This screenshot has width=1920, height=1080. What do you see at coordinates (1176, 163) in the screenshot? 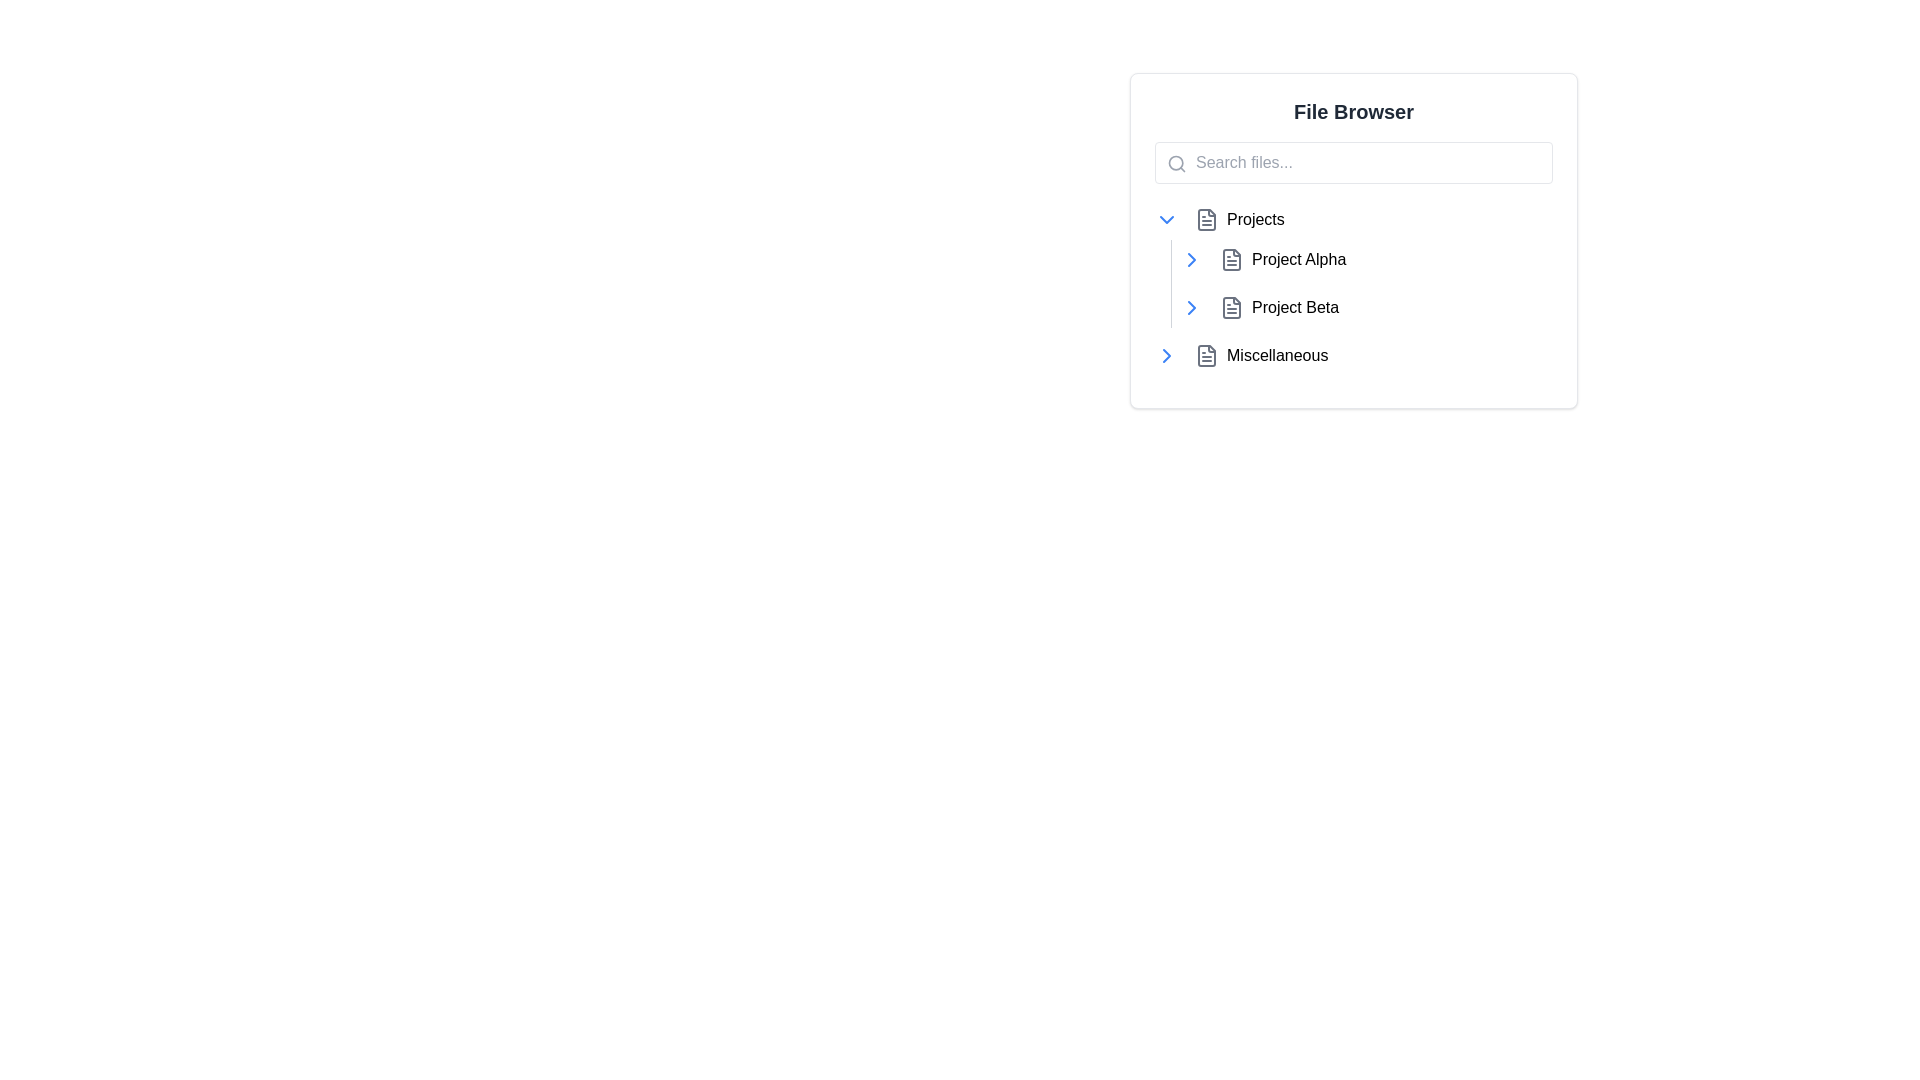
I see `the search icon located in the top-left region of the search bar input field, positioned left-aligned near the placeholder text 'Search files...'` at bounding box center [1176, 163].